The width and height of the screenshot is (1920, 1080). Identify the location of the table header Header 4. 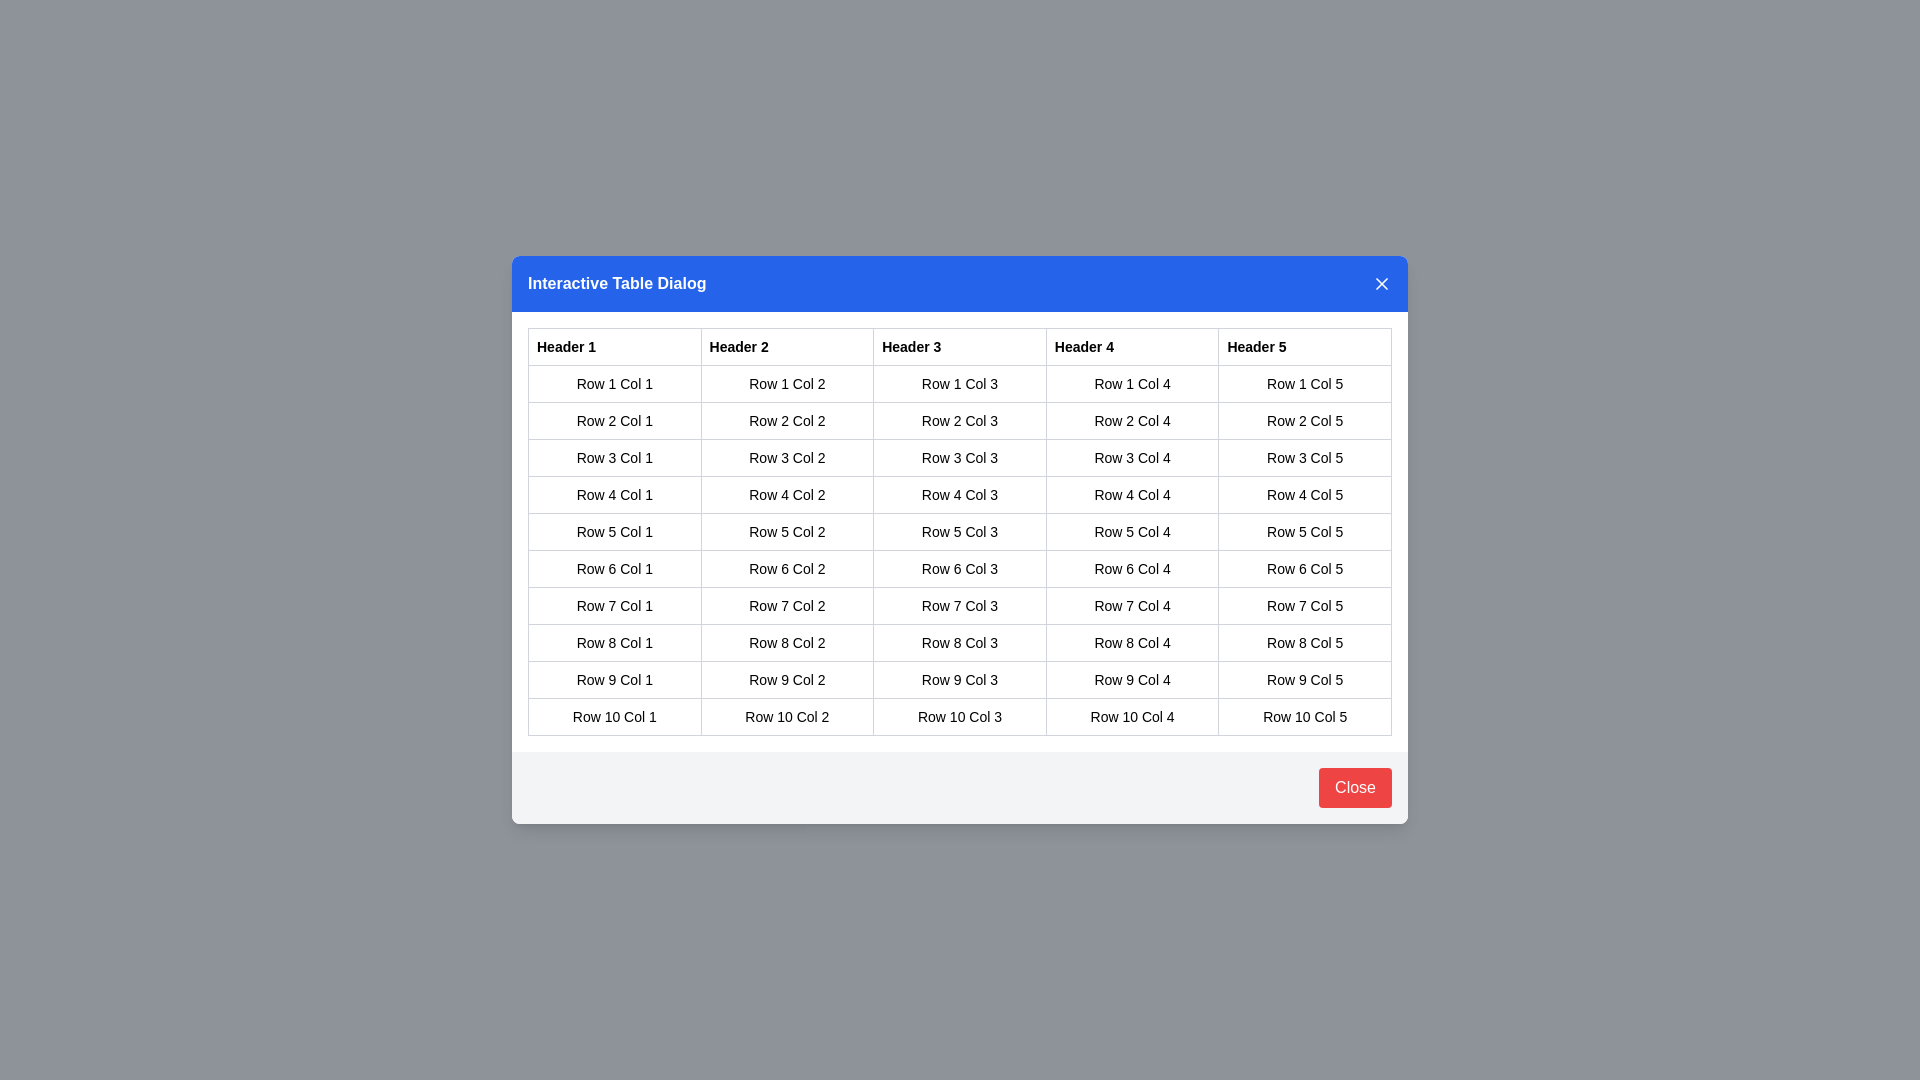
(1132, 346).